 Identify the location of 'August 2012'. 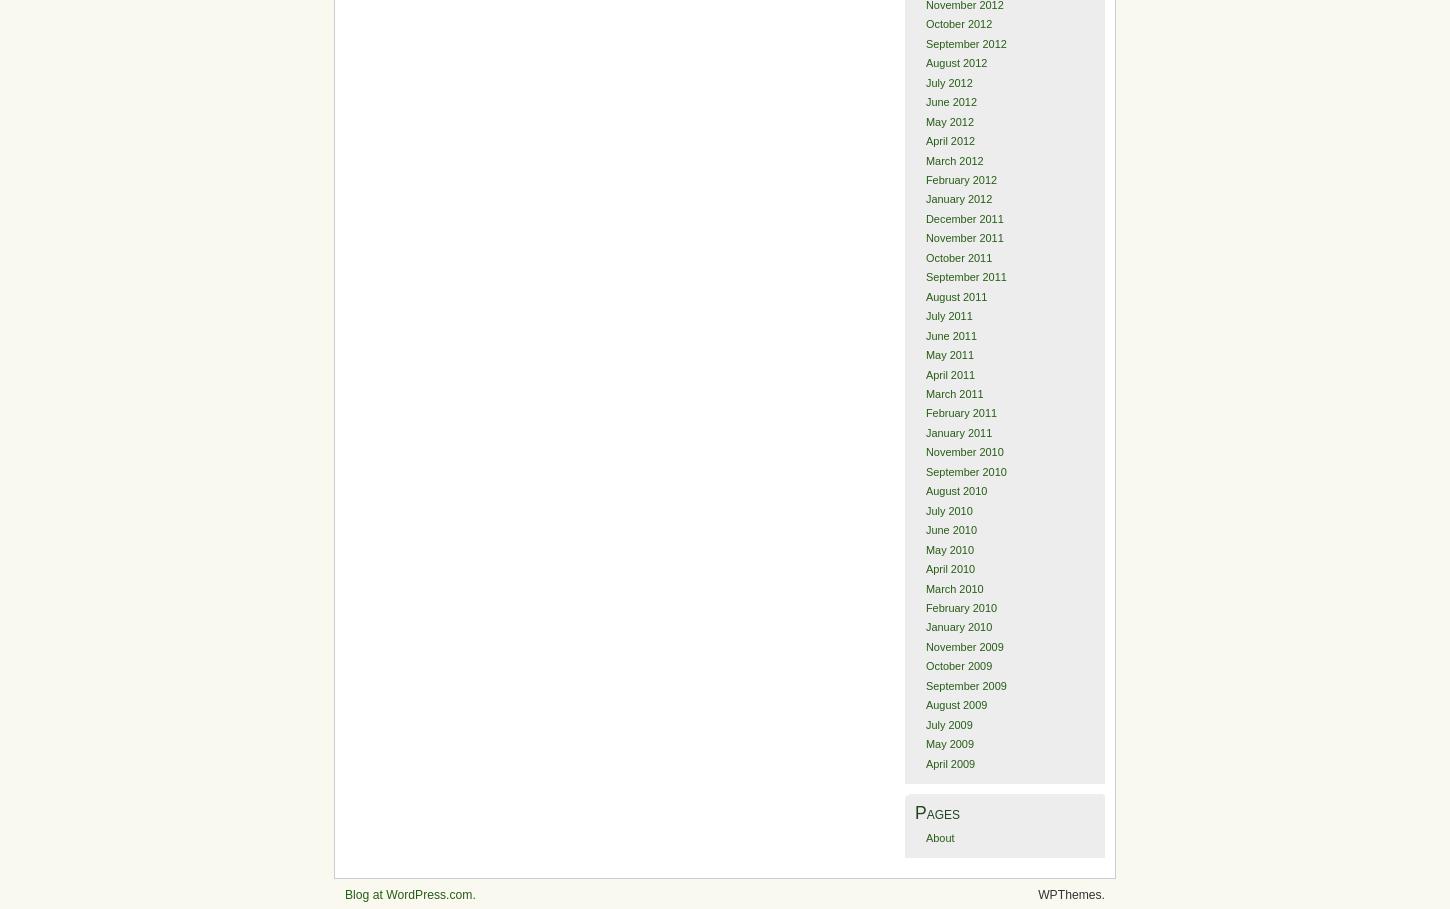
(954, 62).